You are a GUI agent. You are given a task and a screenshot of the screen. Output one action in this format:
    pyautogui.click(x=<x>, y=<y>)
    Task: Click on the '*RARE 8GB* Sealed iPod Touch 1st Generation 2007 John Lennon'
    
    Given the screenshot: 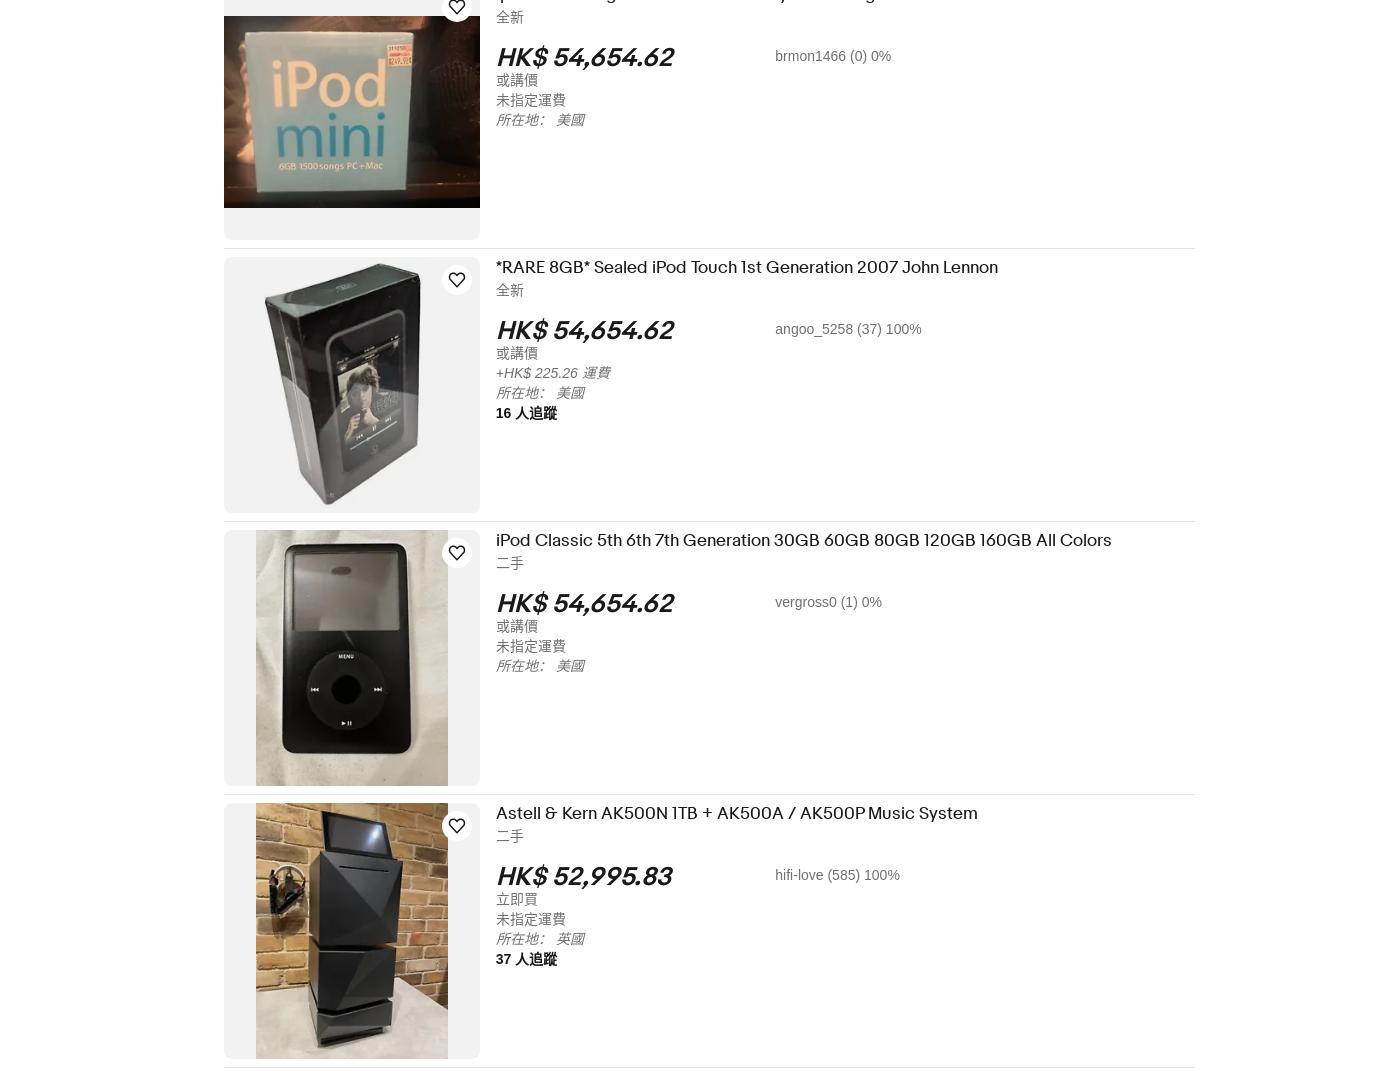 What is the action you would take?
    pyautogui.click(x=759, y=267)
    